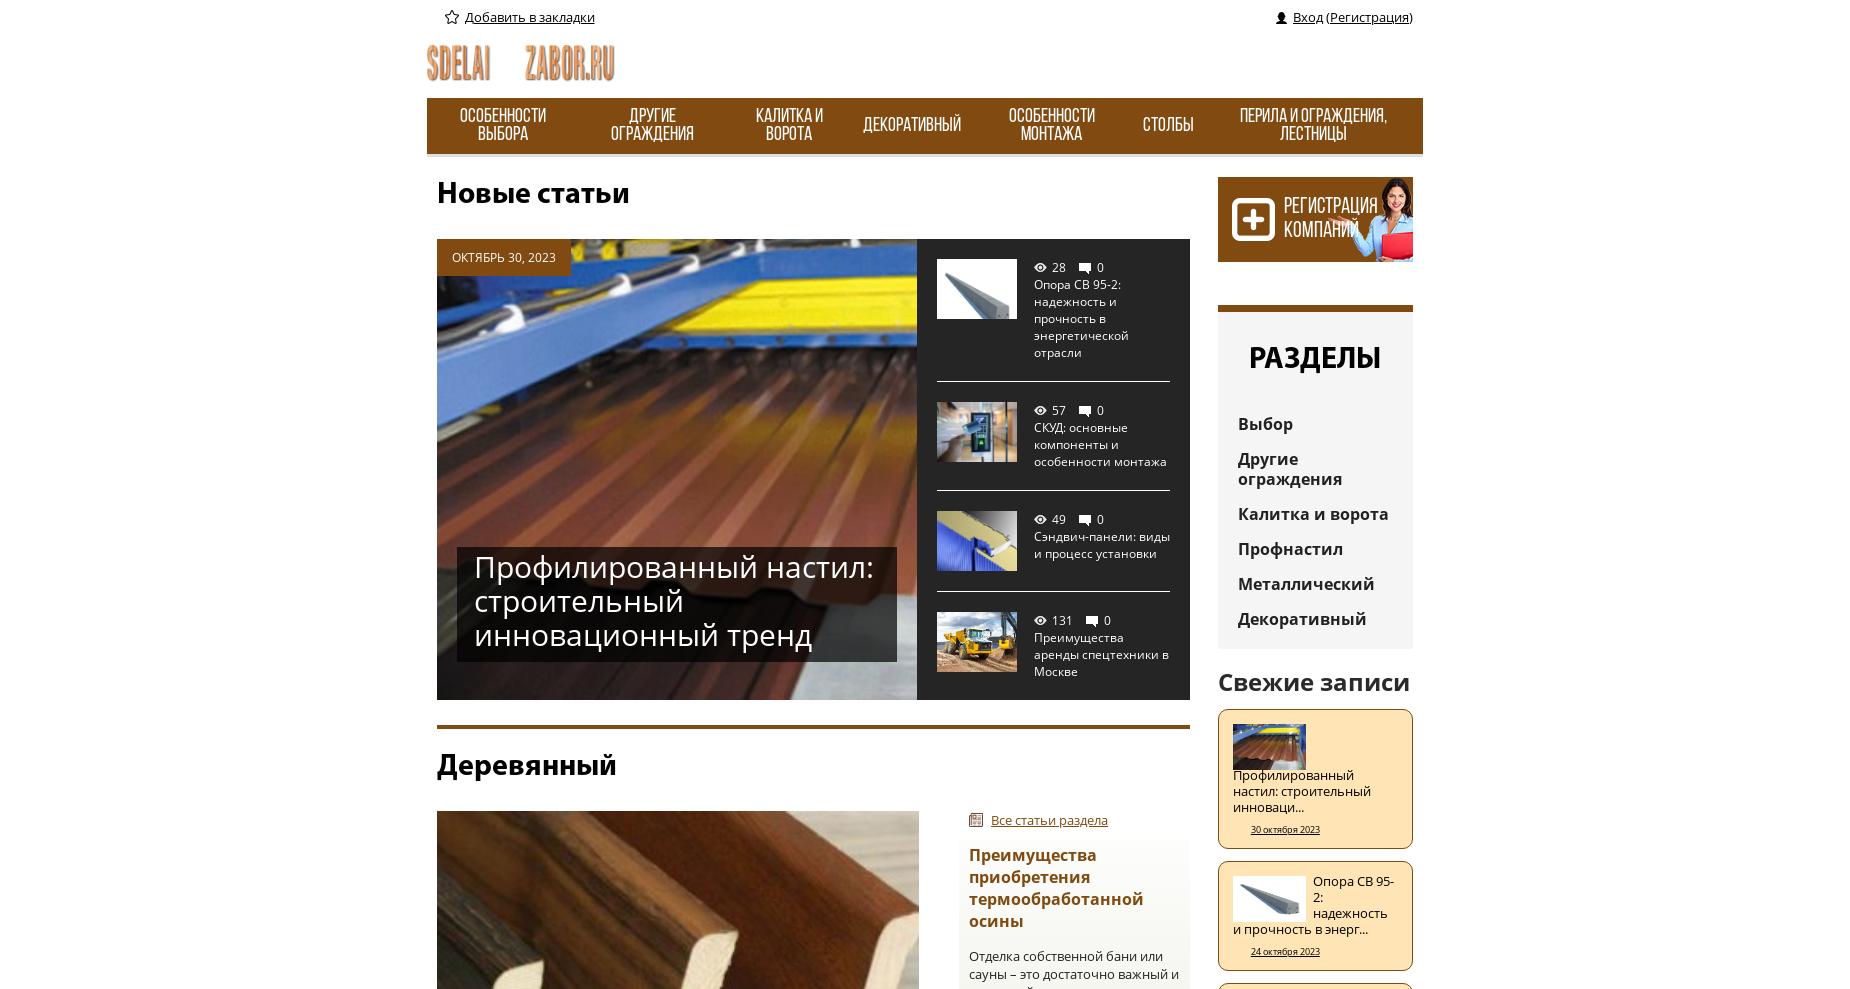 Image resolution: width=1850 pixels, height=989 pixels. What do you see at coordinates (1101, 545) in the screenshot?
I see `'Сэндвич-панели: виды и процесс установки'` at bounding box center [1101, 545].